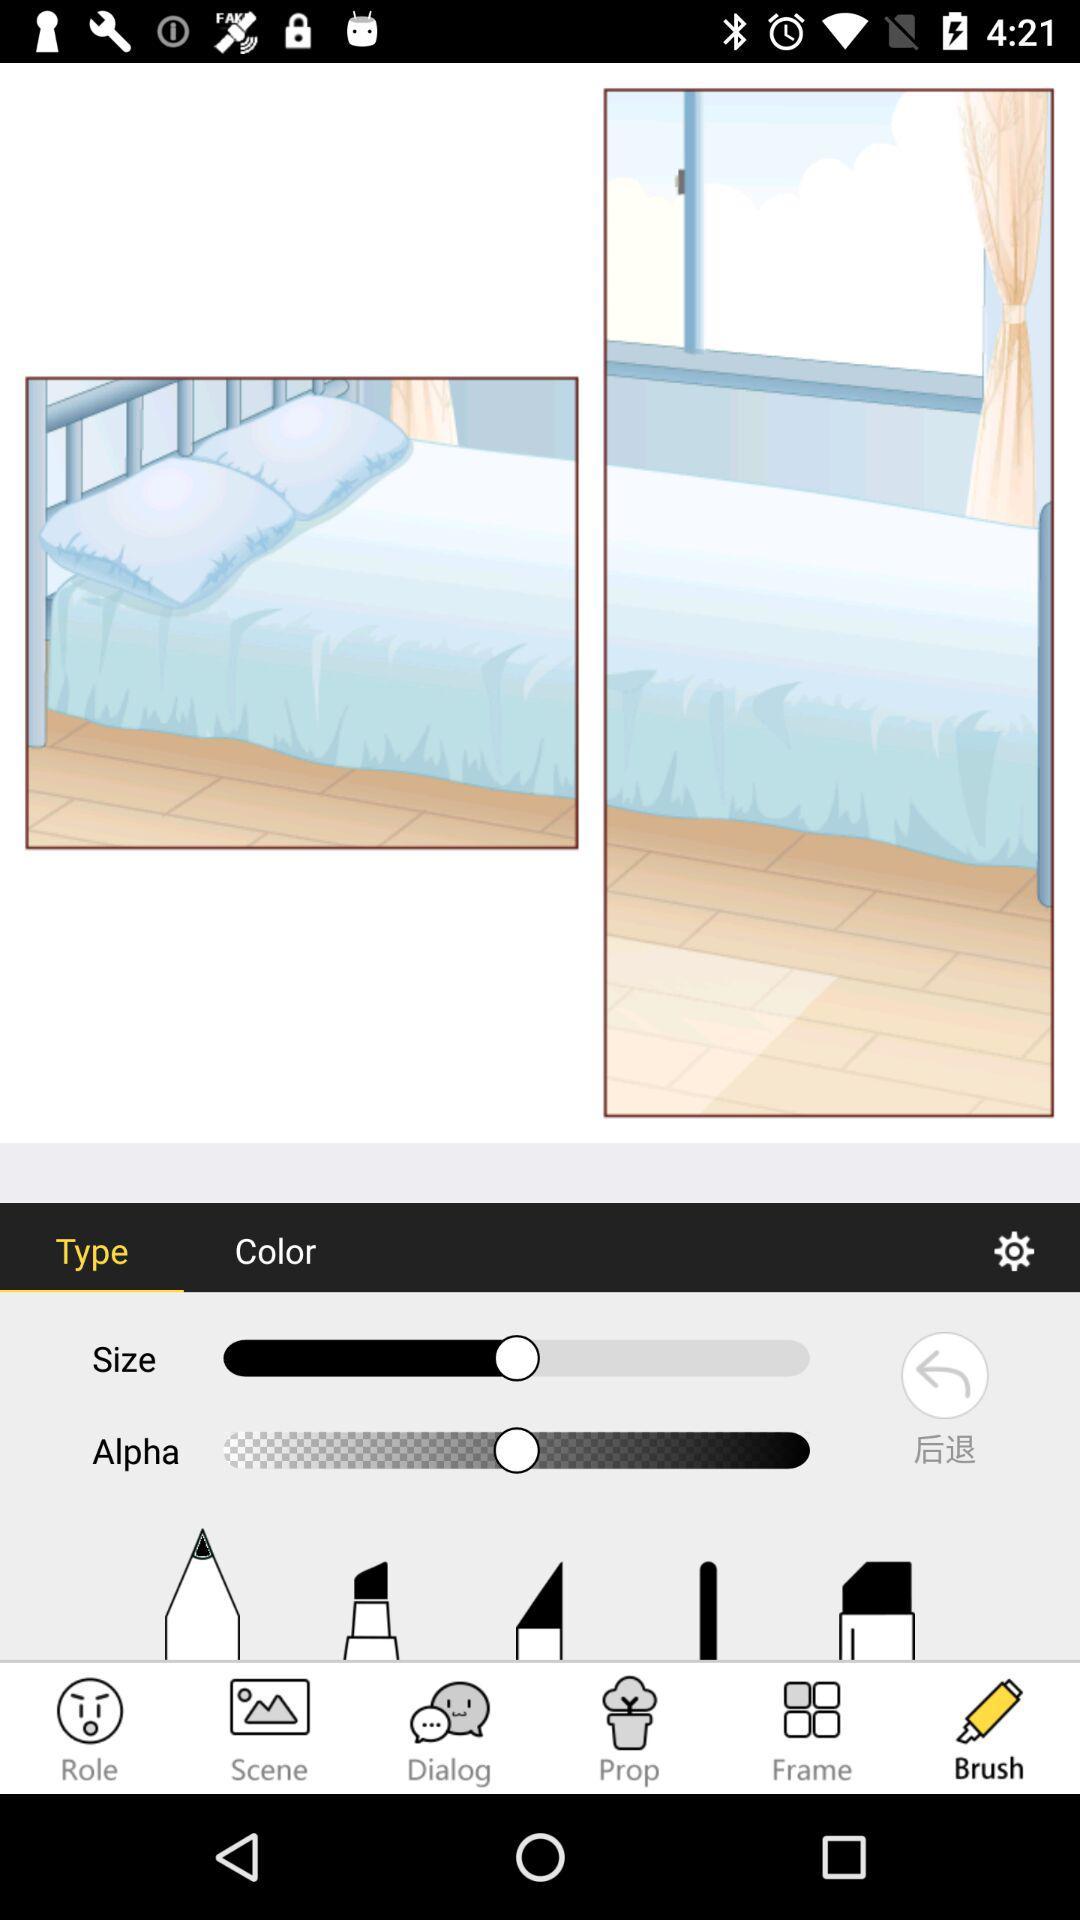  Describe the element at coordinates (540, 602) in the screenshot. I see `item above the type app` at that location.